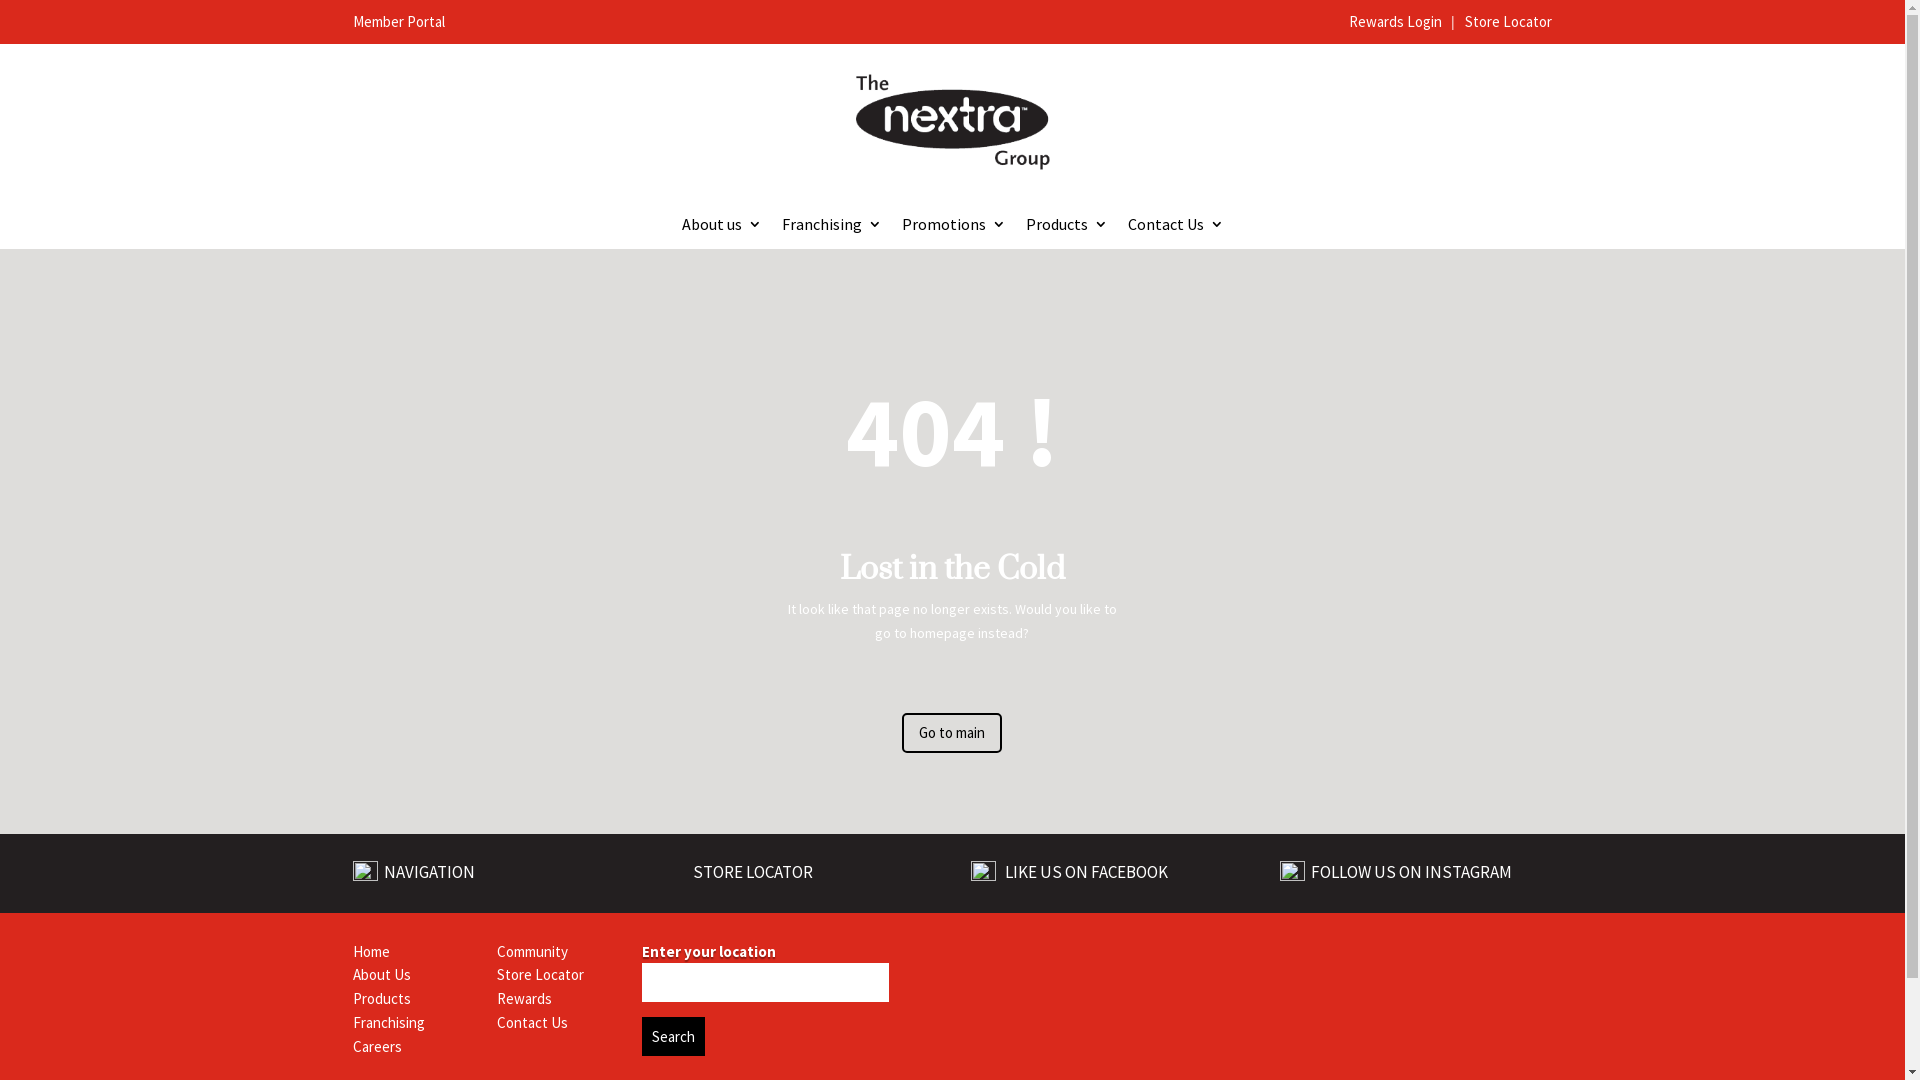 Image resolution: width=1920 pixels, height=1080 pixels. What do you see at coordinates (950, 122) in the screenshot?
I see `'nextra_logo'` at bounding box center [950, 122].